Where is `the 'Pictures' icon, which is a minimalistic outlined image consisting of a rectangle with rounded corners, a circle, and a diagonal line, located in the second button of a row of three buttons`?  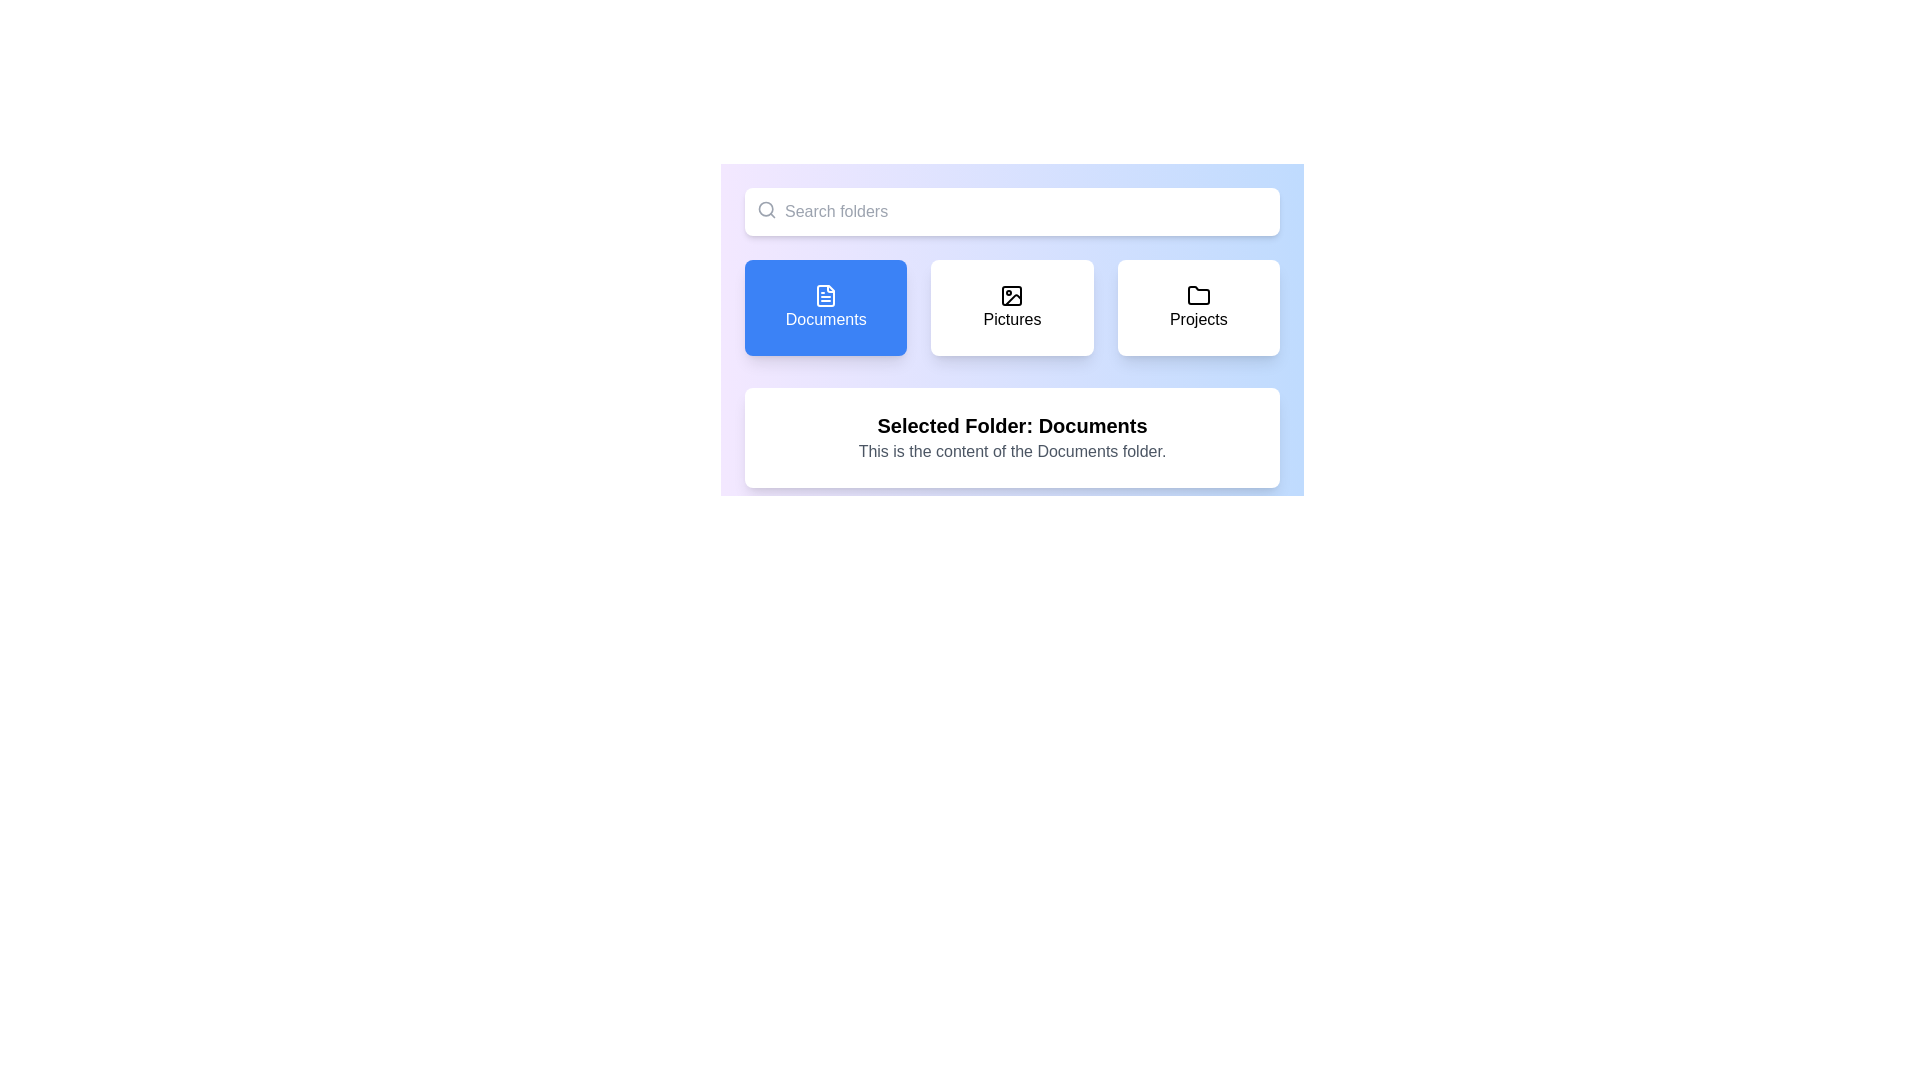 the 'Pictures' icon, which is a minimalistic outlined image consisting of a rectangle with rounded corners, a circle, and a diagonal line, located in the second button of a row of three buttons is located at coordinates (1012, 296).